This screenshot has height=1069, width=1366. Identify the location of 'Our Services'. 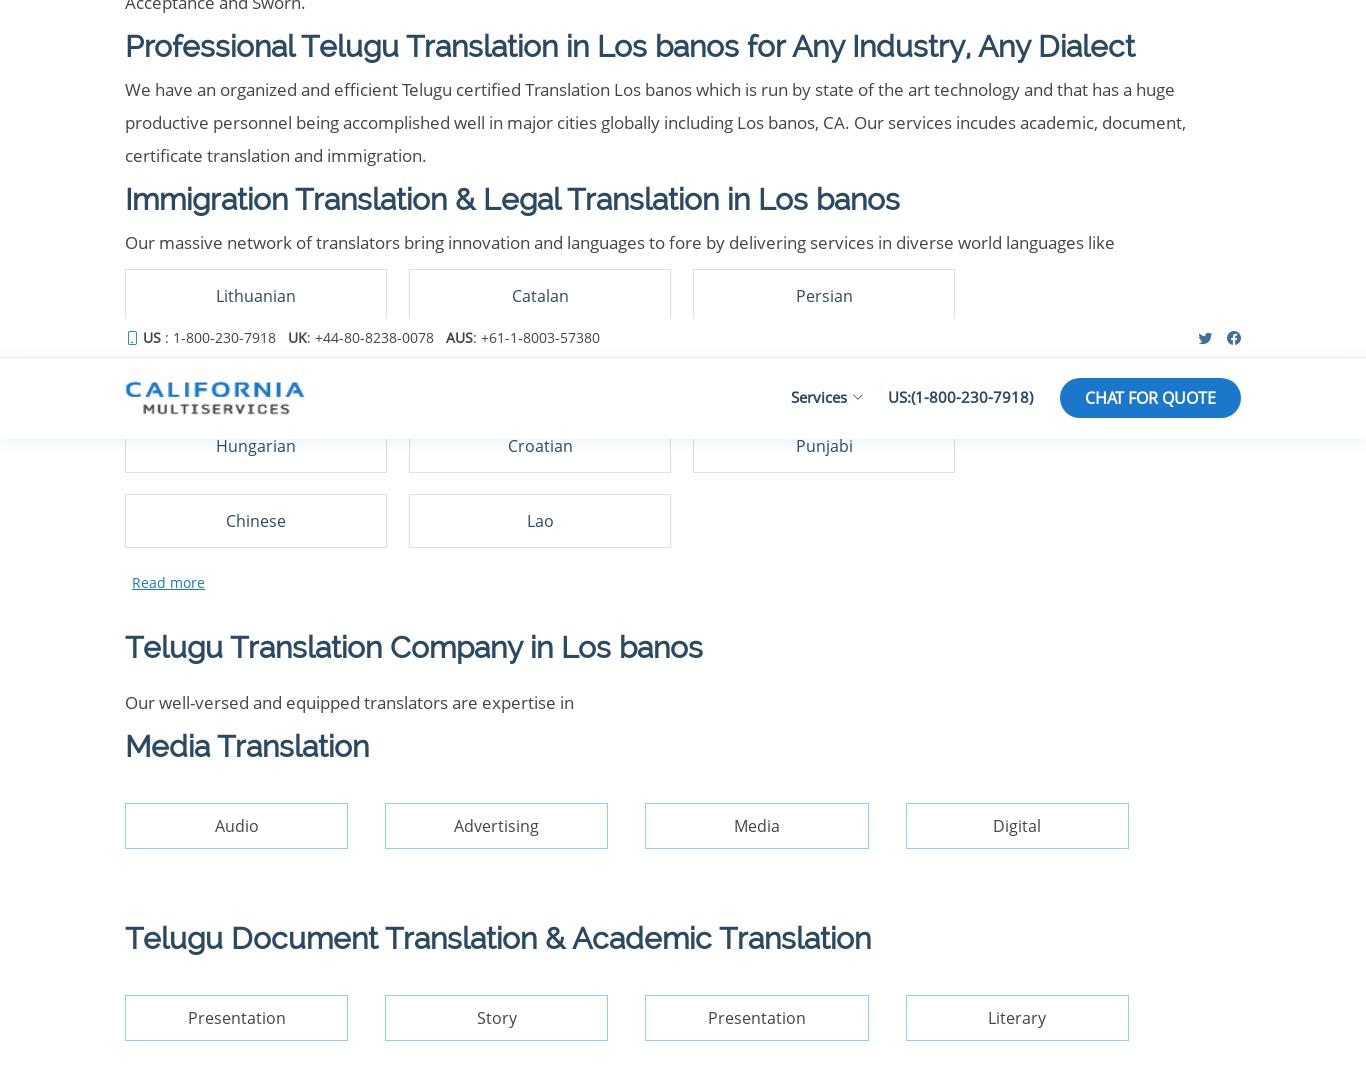
(170, 370).